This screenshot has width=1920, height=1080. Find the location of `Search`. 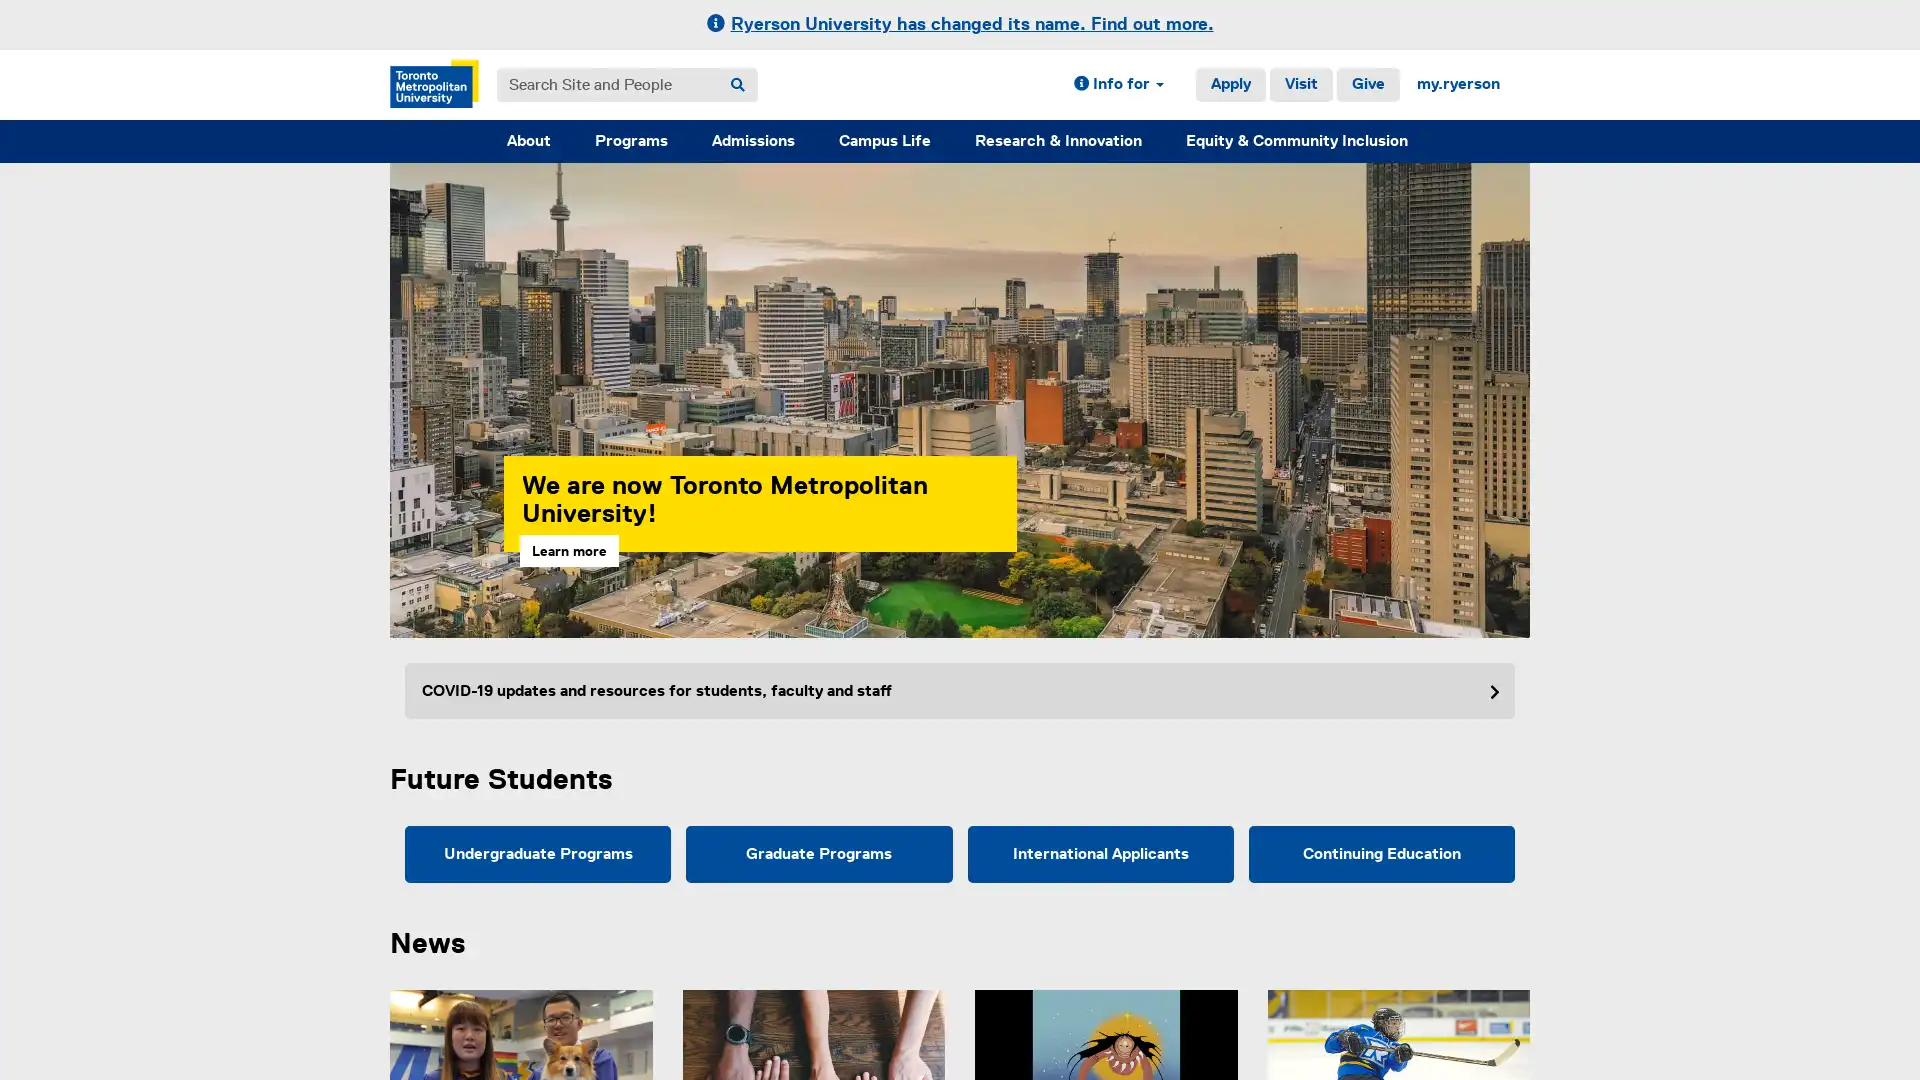

Search is located at coordinates (737, 83).